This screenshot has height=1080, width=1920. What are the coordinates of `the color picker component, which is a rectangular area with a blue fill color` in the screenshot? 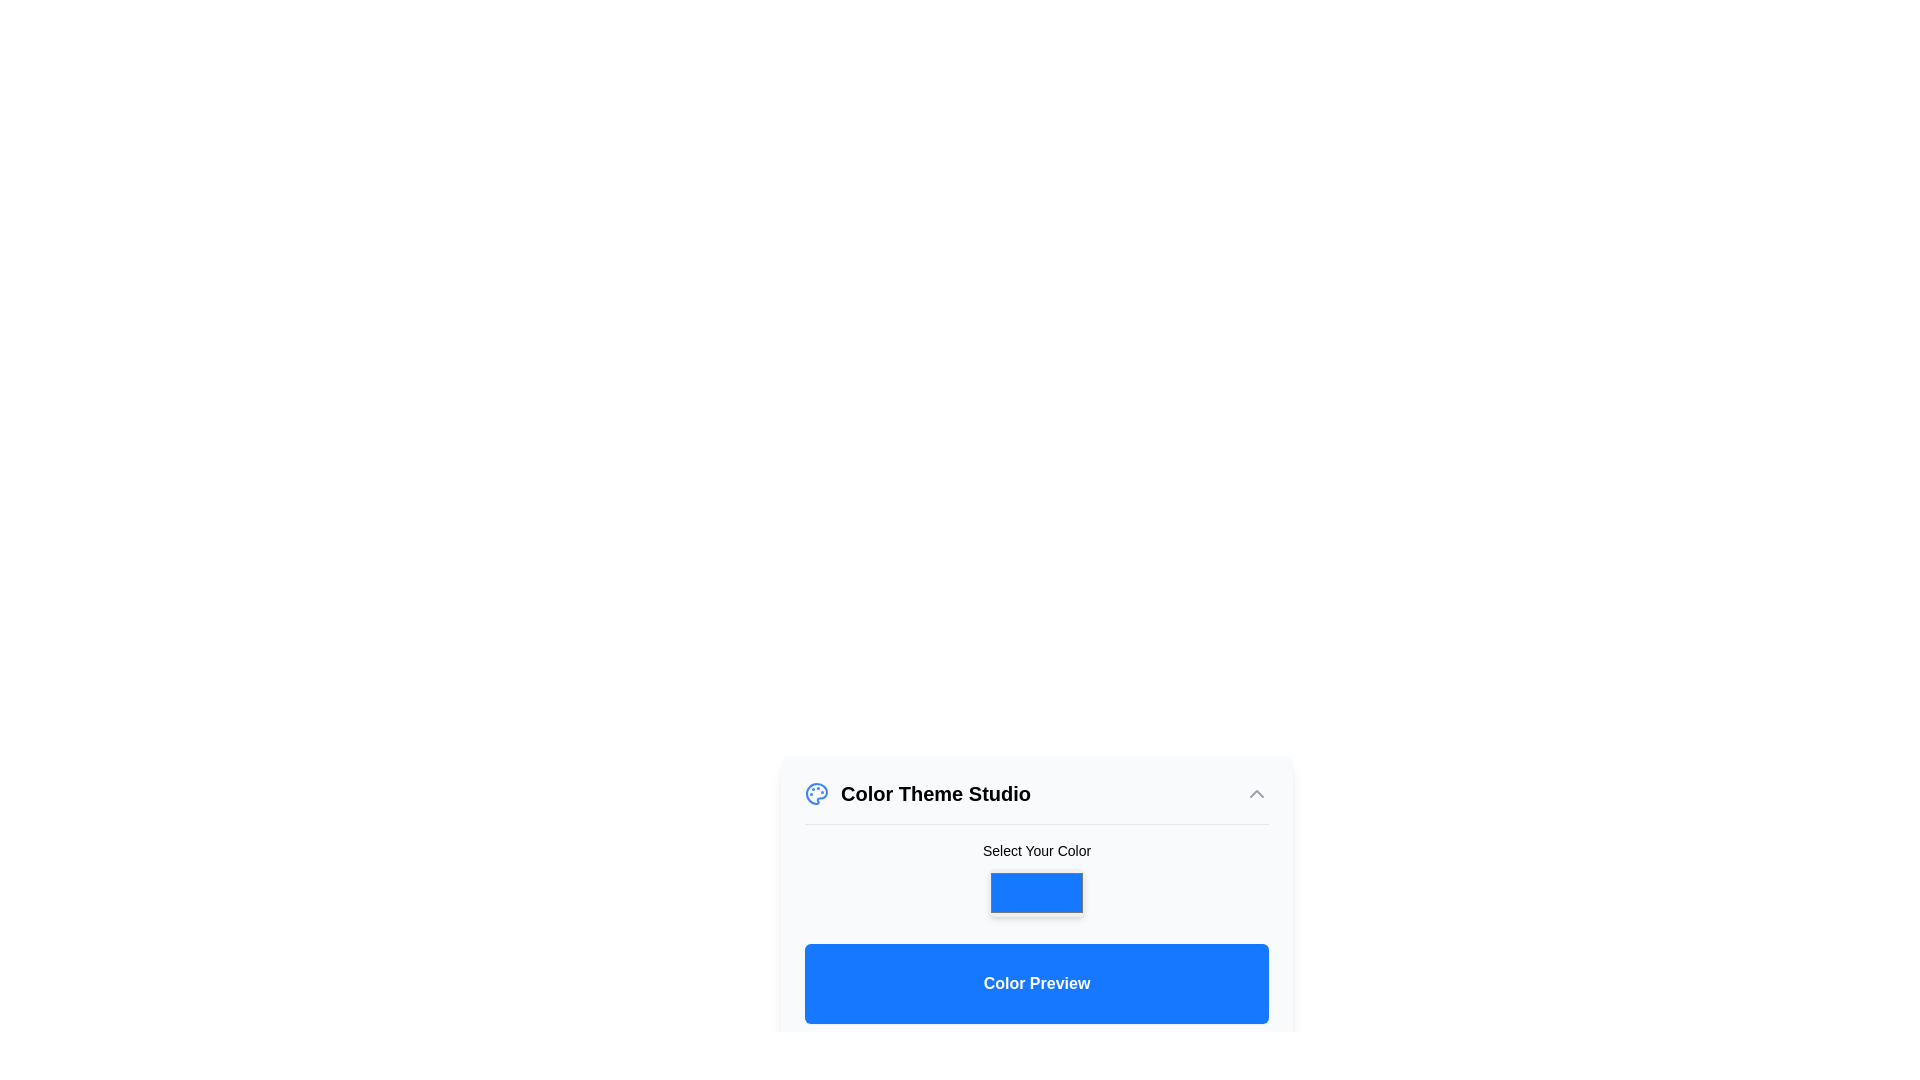 It's located at (1036, 878).